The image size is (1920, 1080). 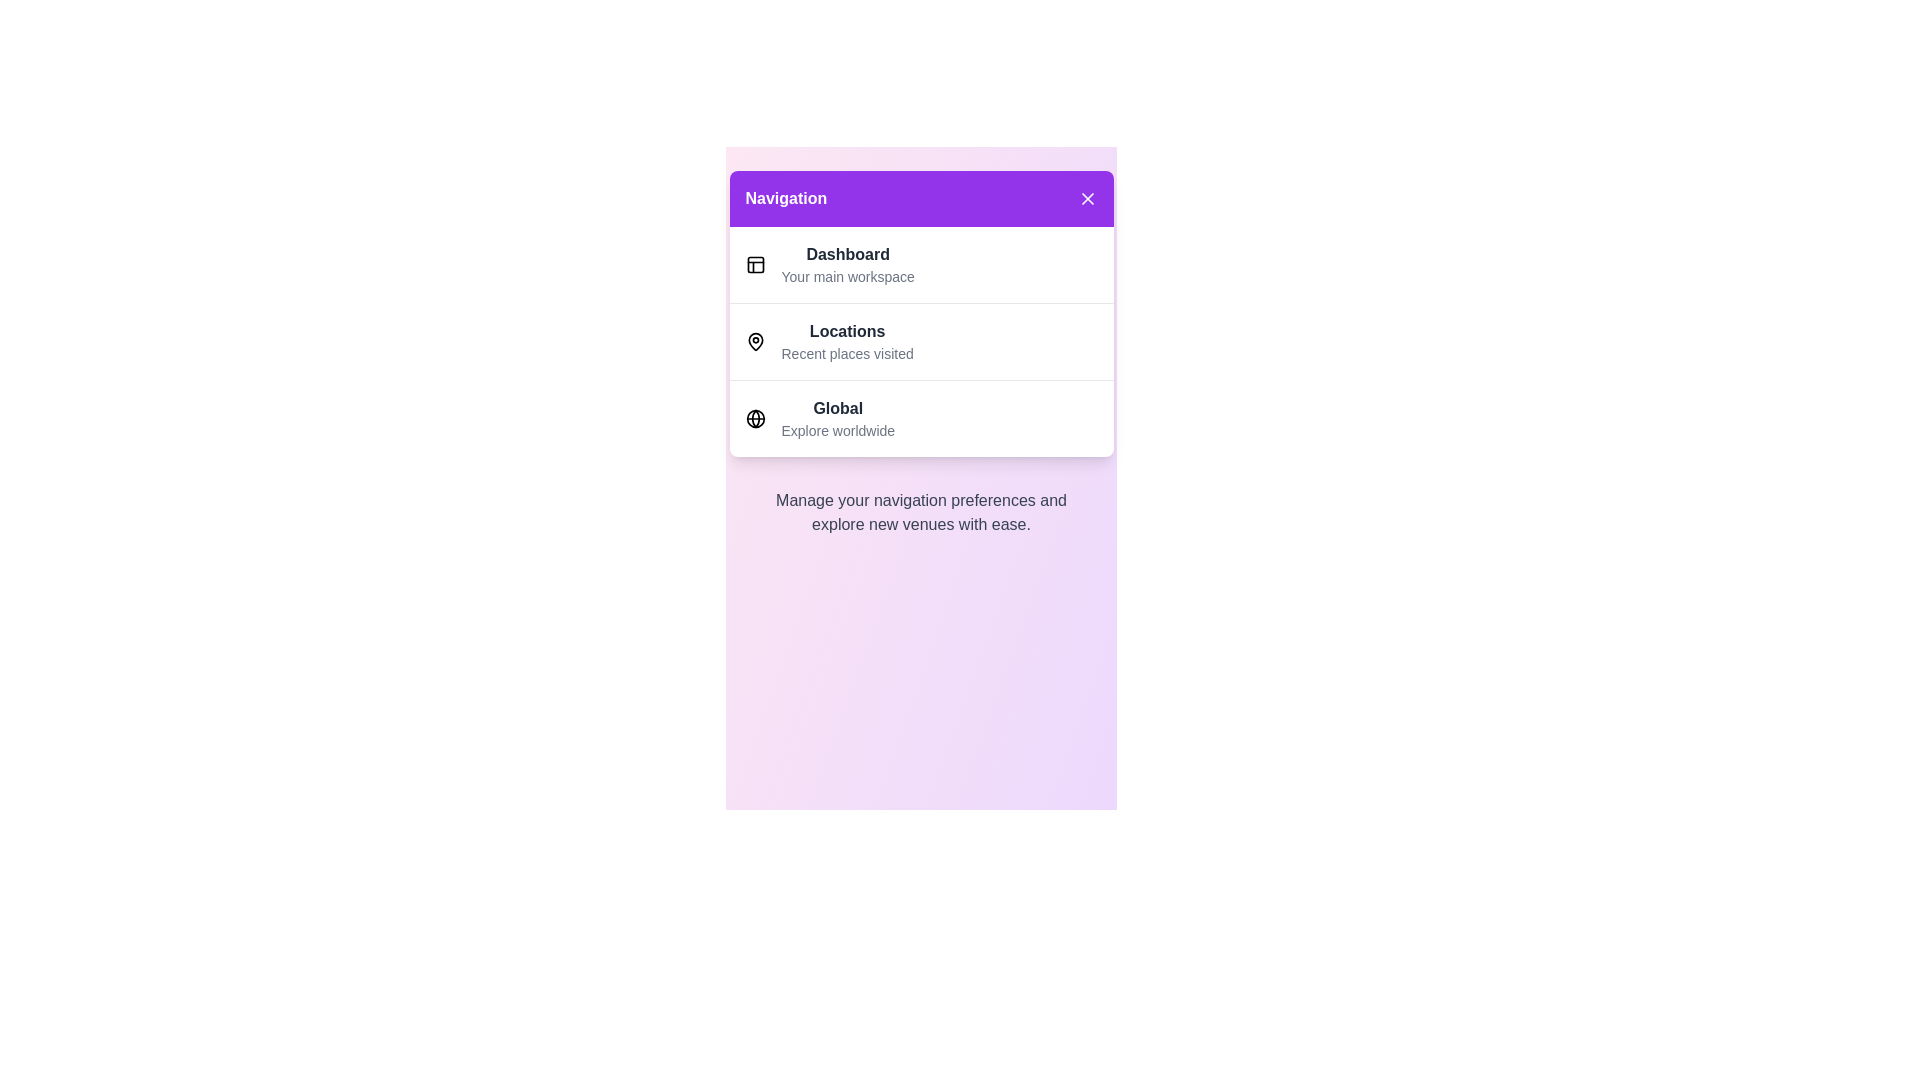 What do you see at coordinates (849, 339) in the screenshot?
I see `the menu item Locations from the navigation menu` at bounding box center [849, 339].